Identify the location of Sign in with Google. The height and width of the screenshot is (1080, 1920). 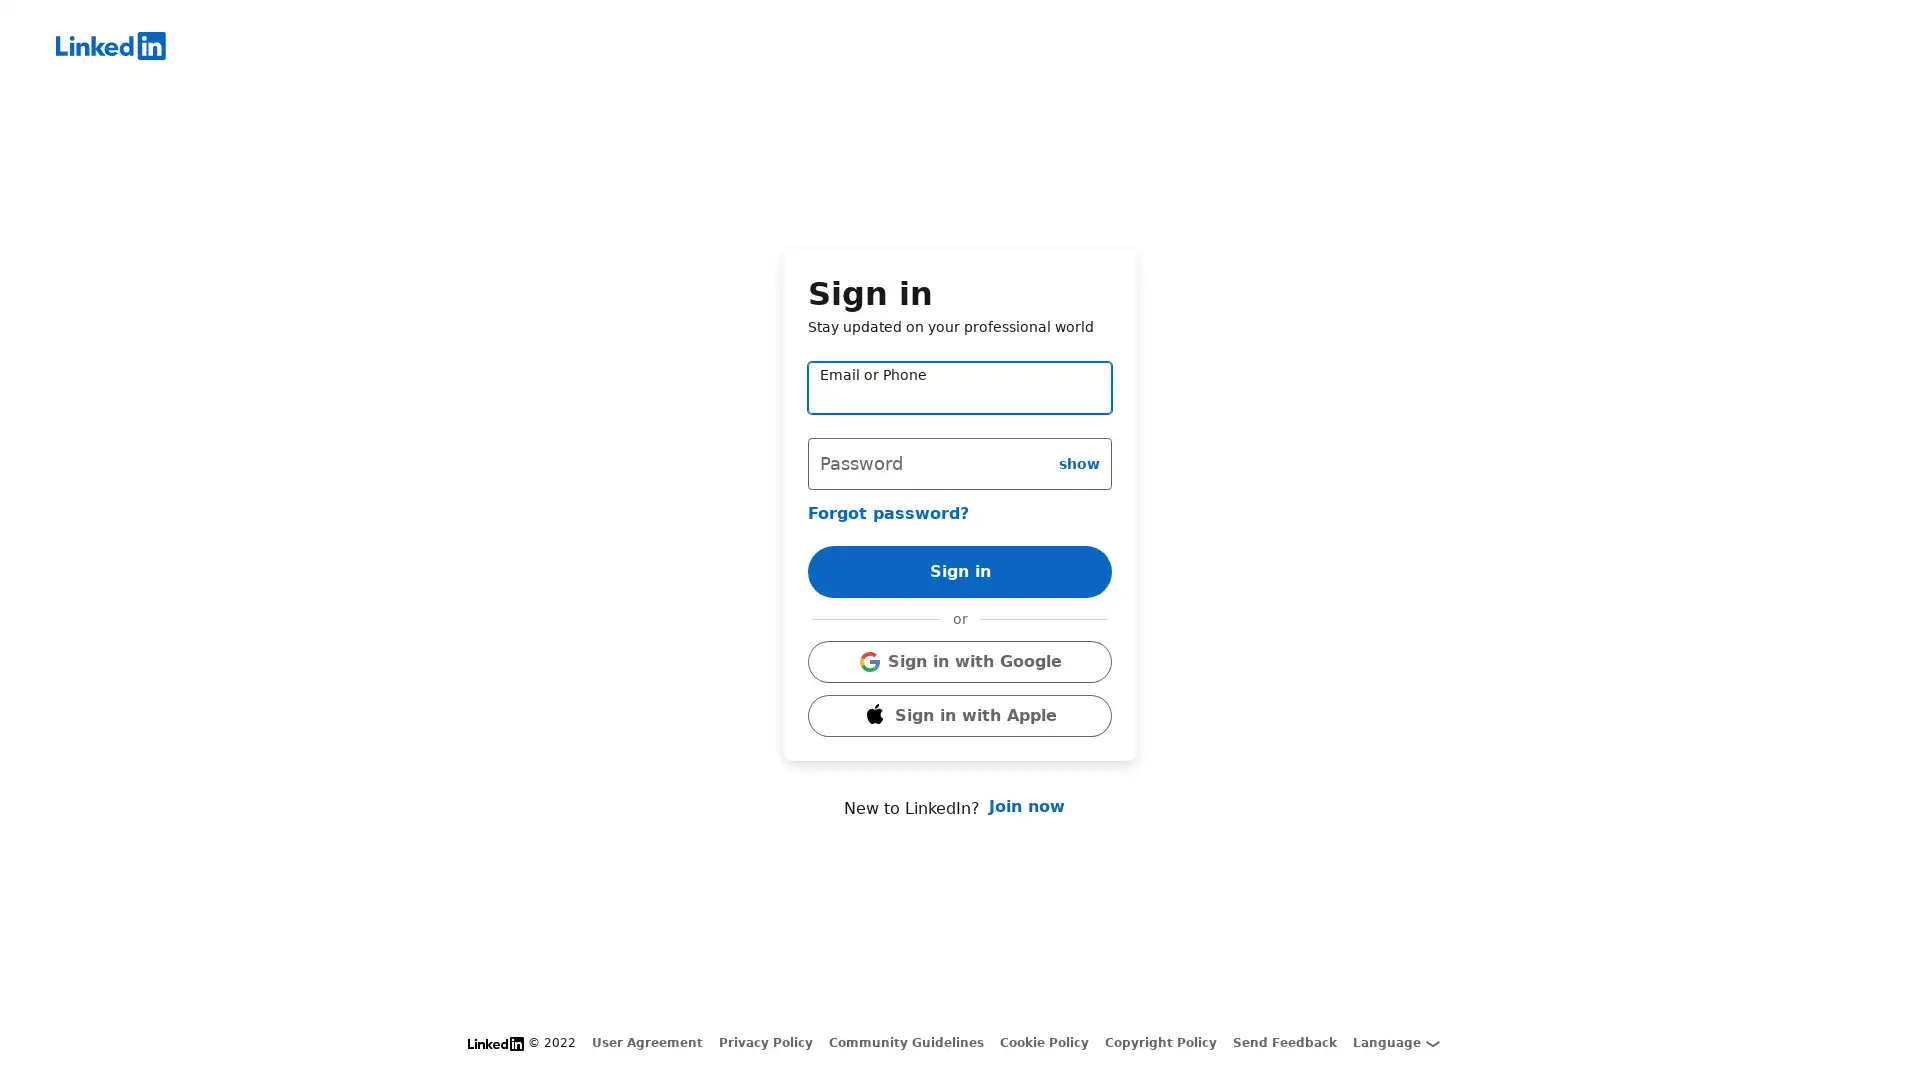
(960, 662).